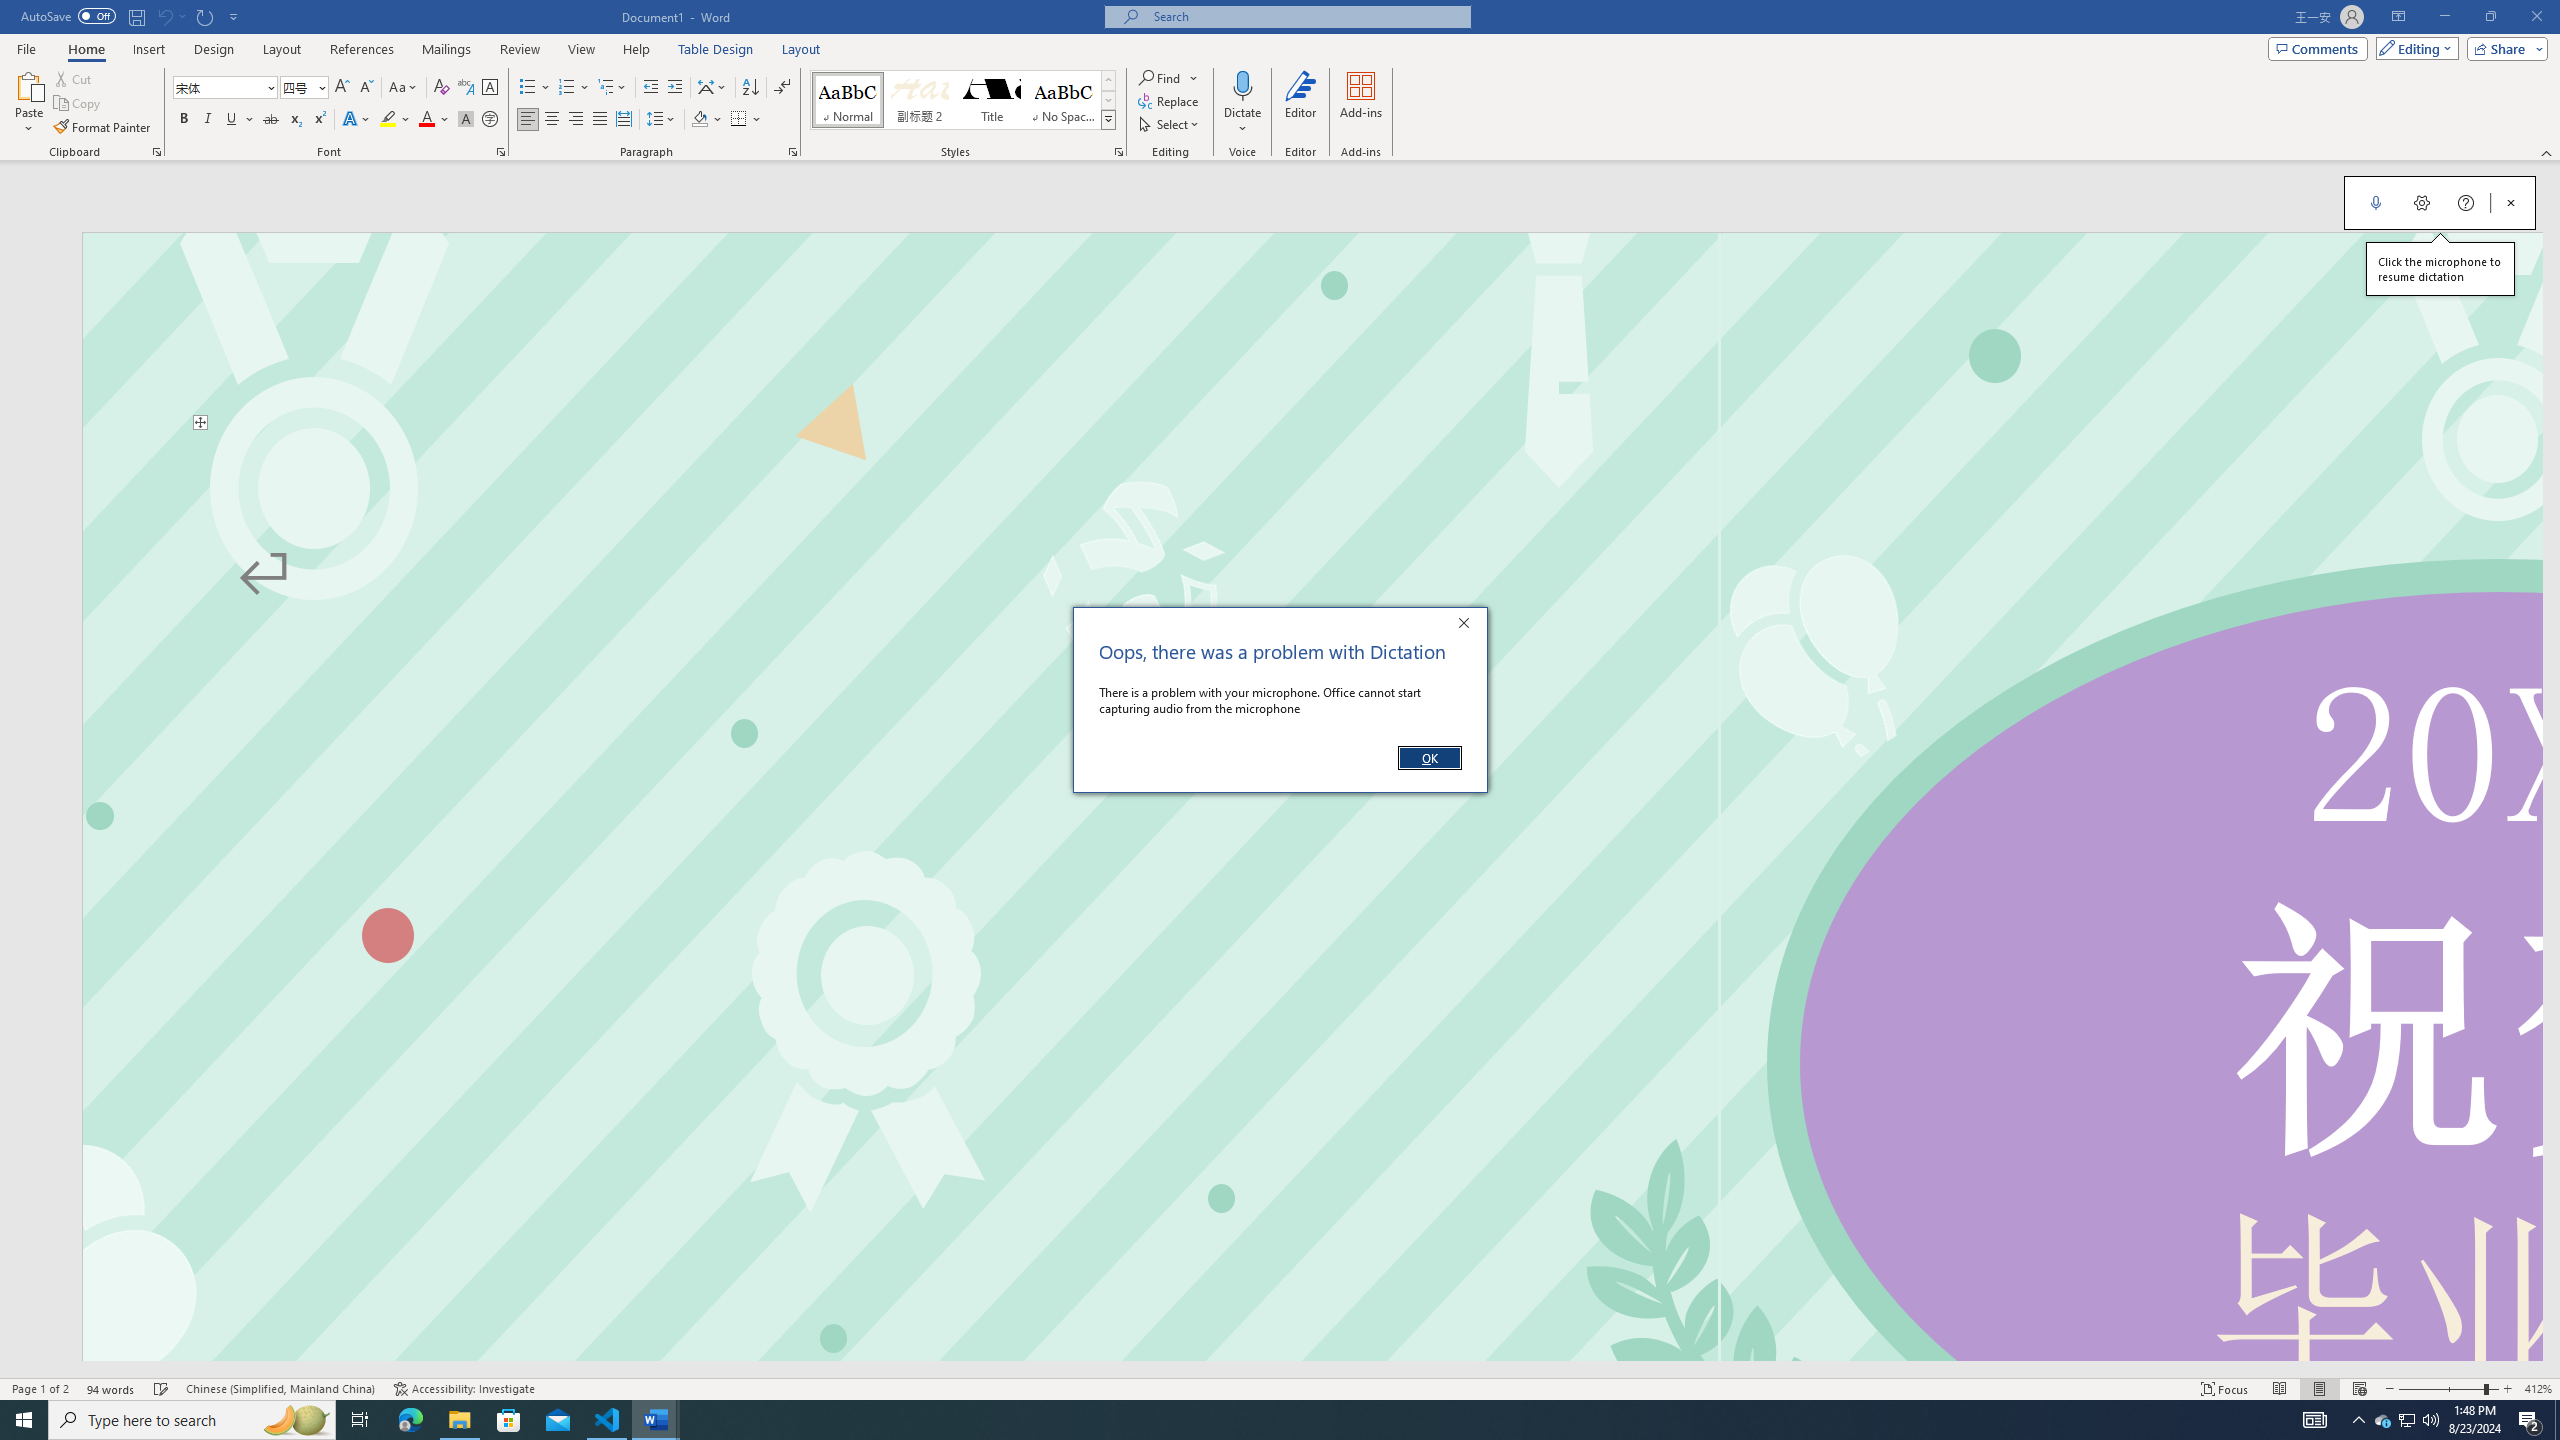  Describe the element at coordinates (1428, 758) in the screenshot. I see `'OK'` at that location.